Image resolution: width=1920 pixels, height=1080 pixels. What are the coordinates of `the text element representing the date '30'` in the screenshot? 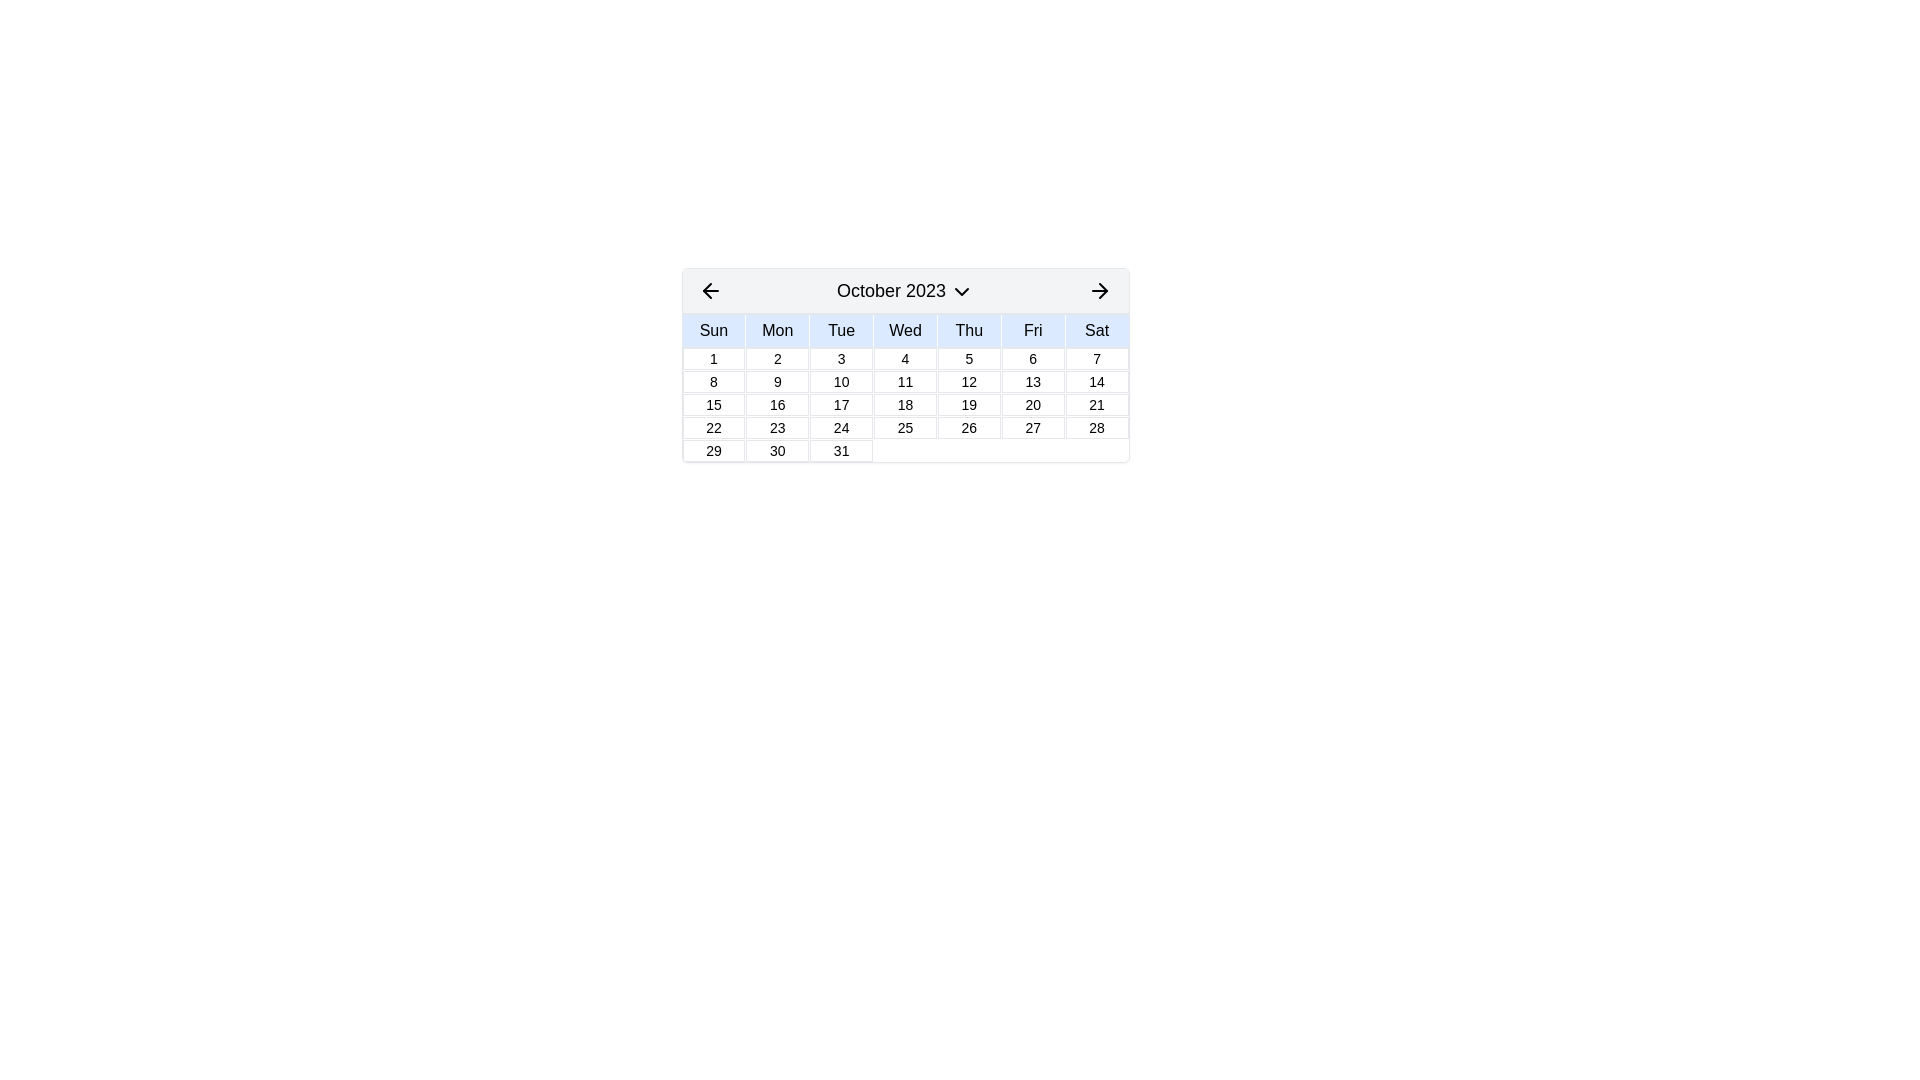 It's located at (776, 451).